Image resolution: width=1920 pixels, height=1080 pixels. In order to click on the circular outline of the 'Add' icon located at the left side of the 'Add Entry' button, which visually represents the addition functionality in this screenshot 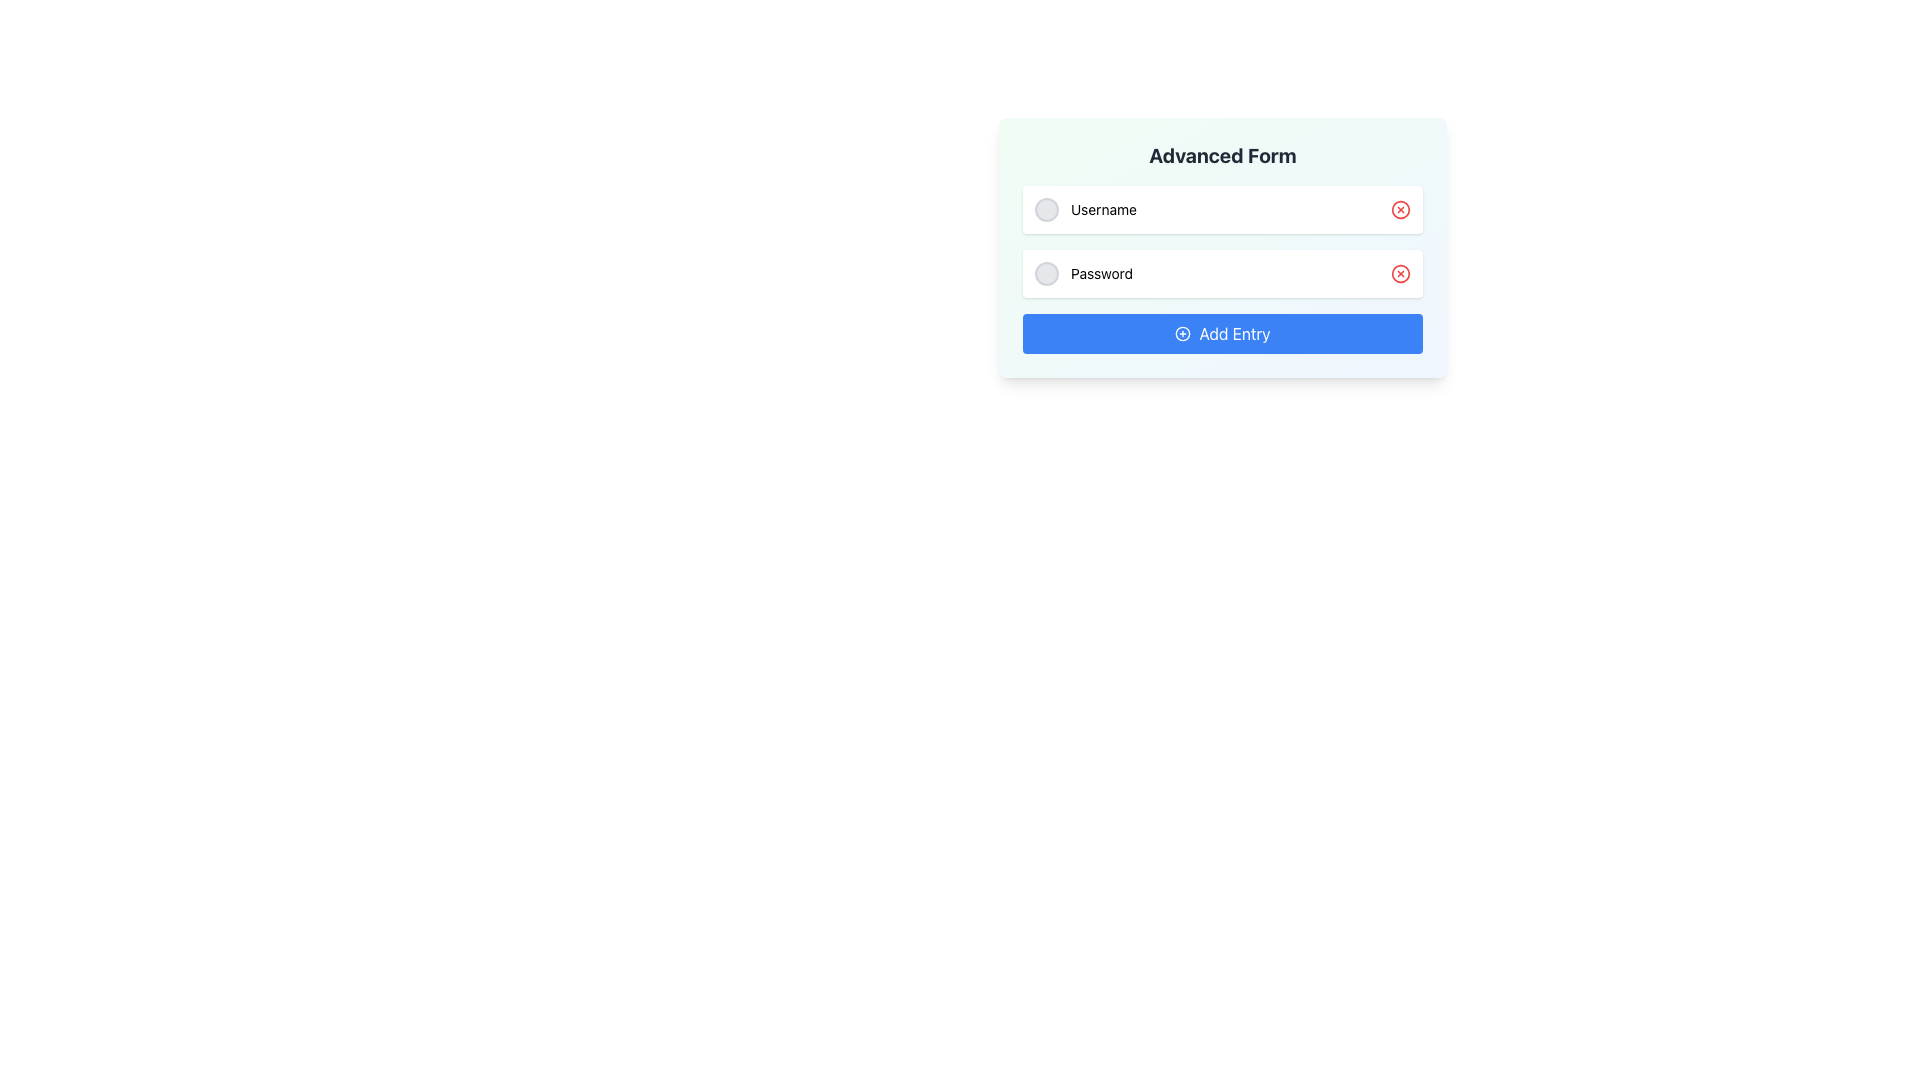, I will do `click(1183, 333)`.